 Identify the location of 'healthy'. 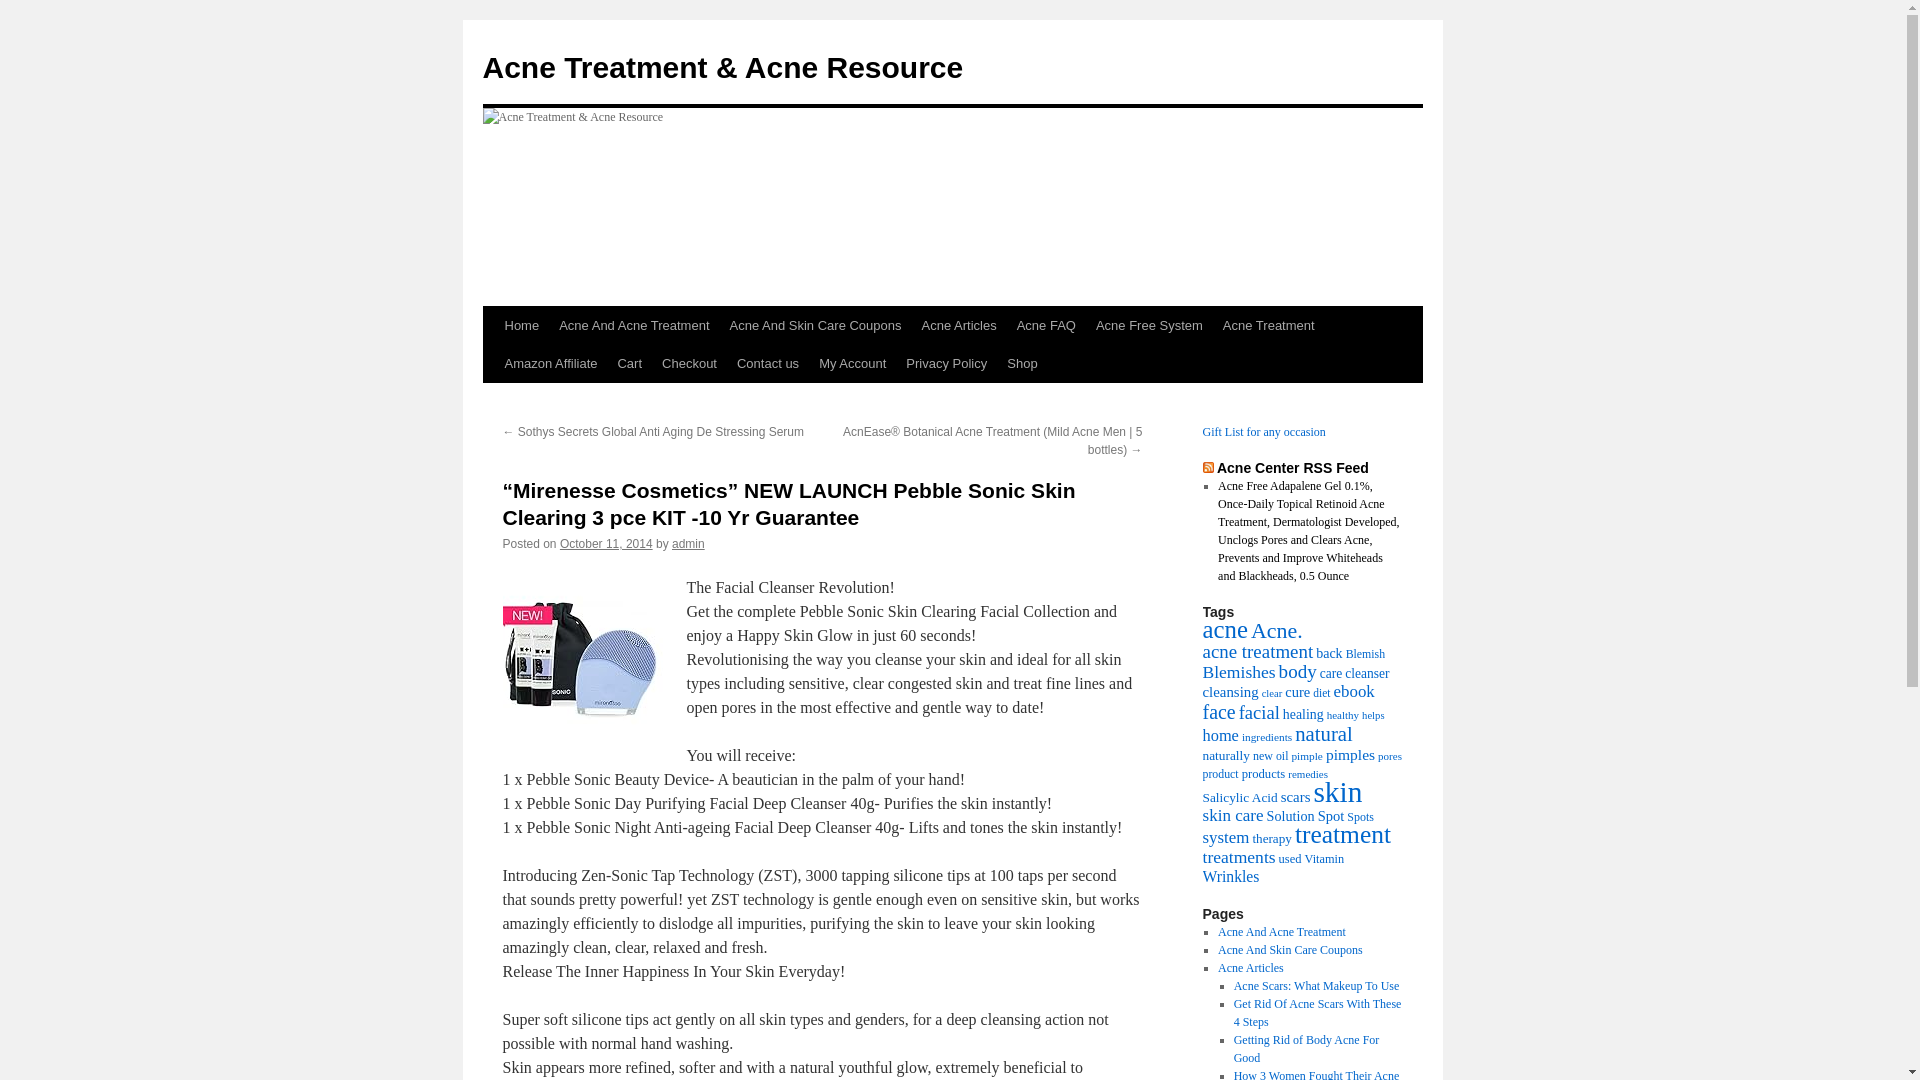
(1326, 713).